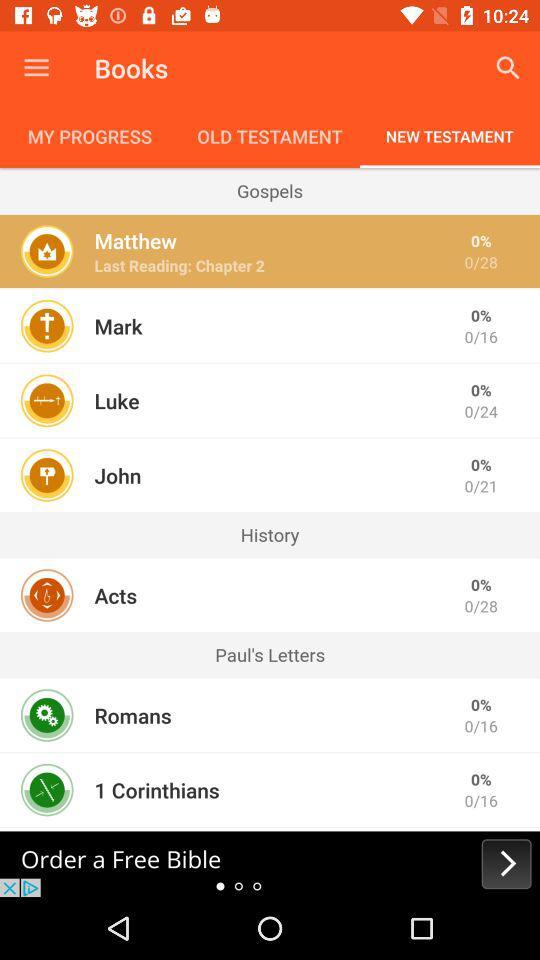 The image size is (540, 960). What do you see at coordinates (270, 190) in the screenshot?
I see `the icon below the my progress icon` at bounding box center [270, 190].